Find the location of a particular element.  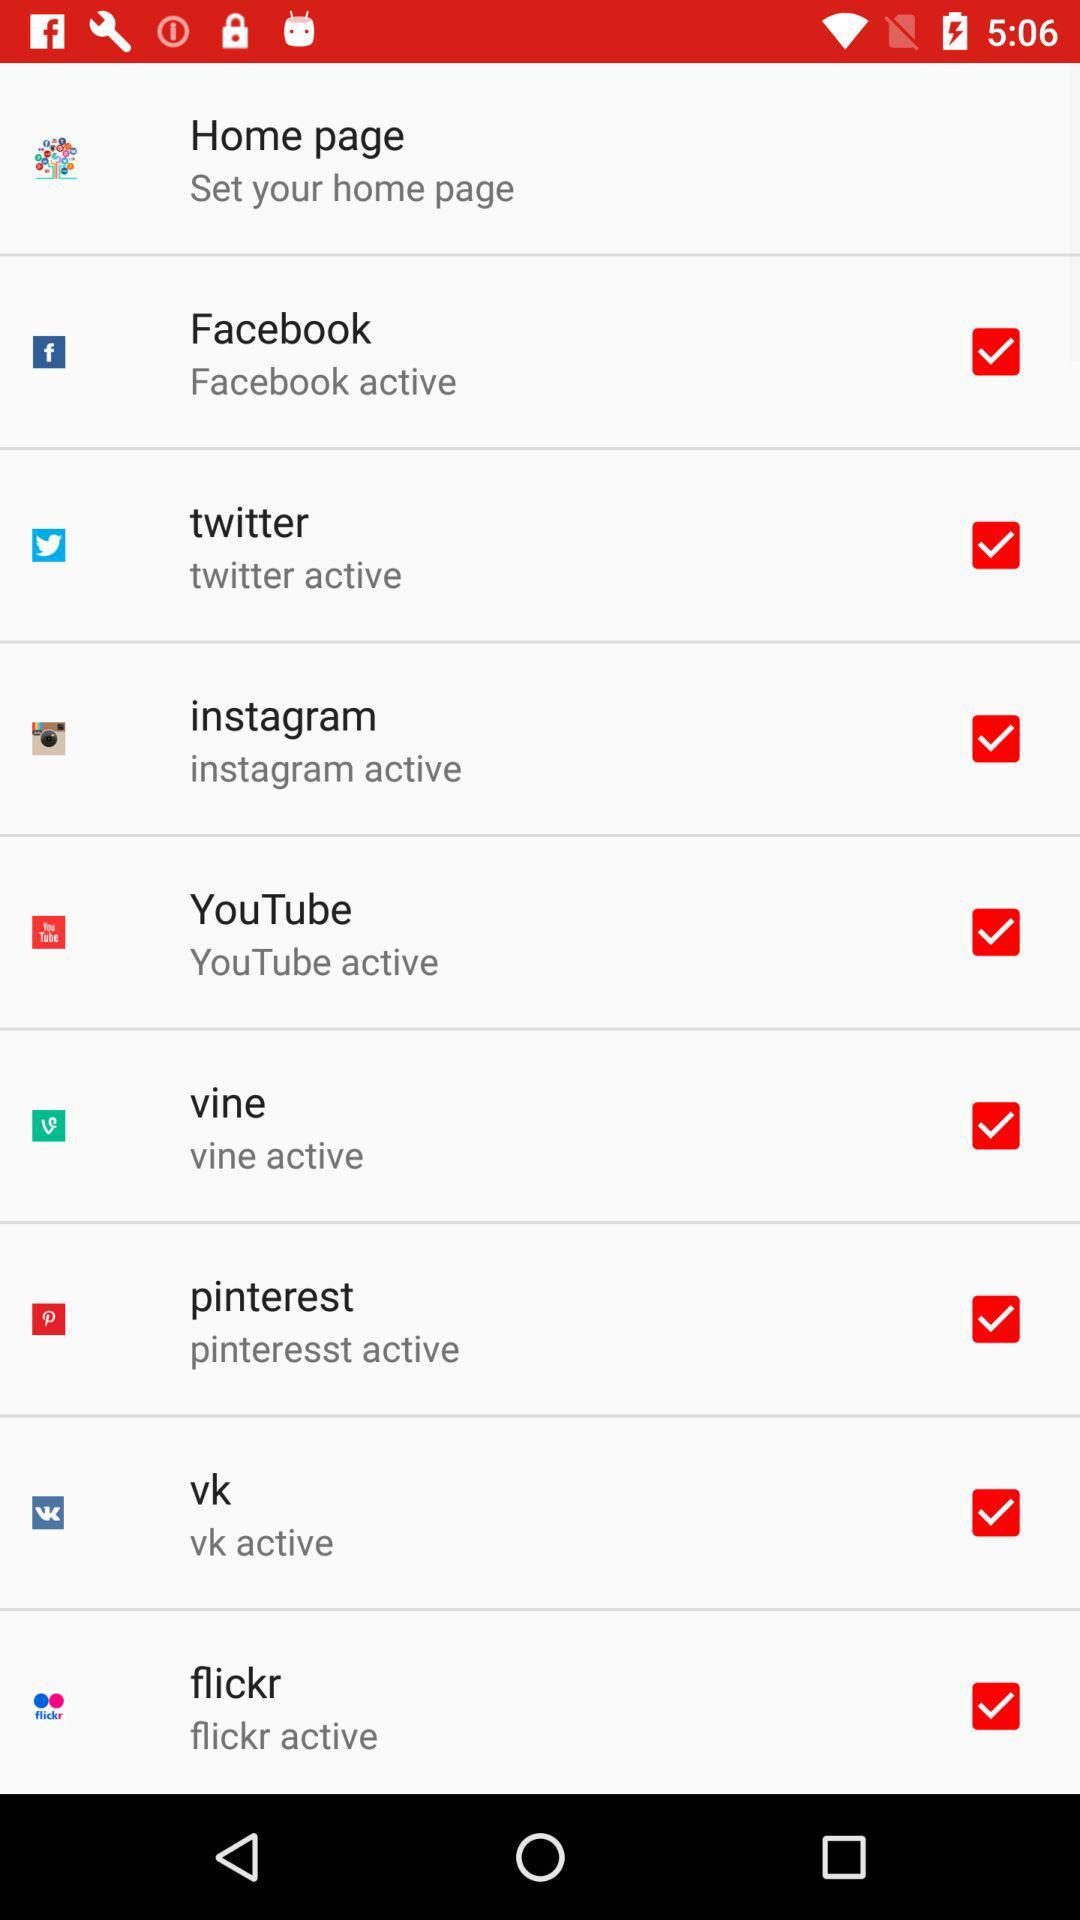

app below pinterest item is located at coordinates (323, 1347).